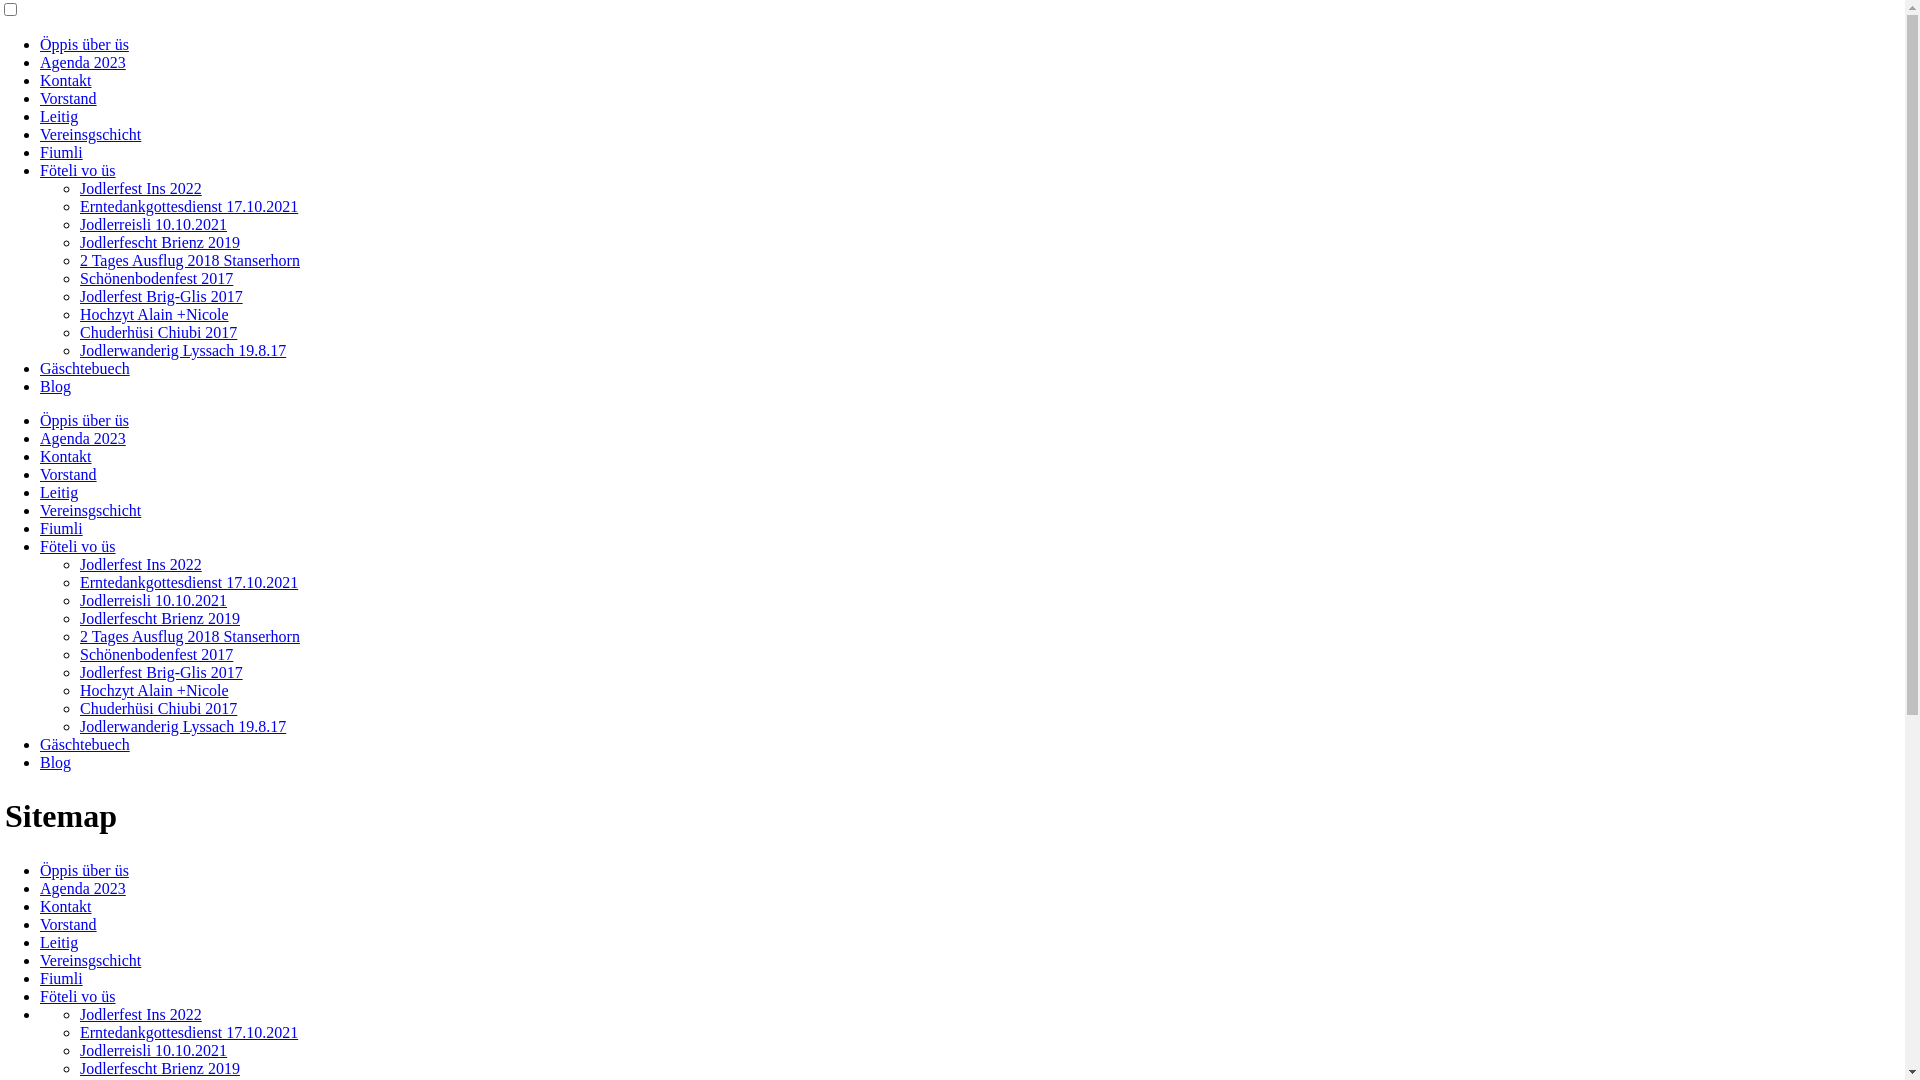 The height and width of the screenshot is (1080, 1920). I want to click on 'Jodlerfest Ins 2022', so click(139, 188).